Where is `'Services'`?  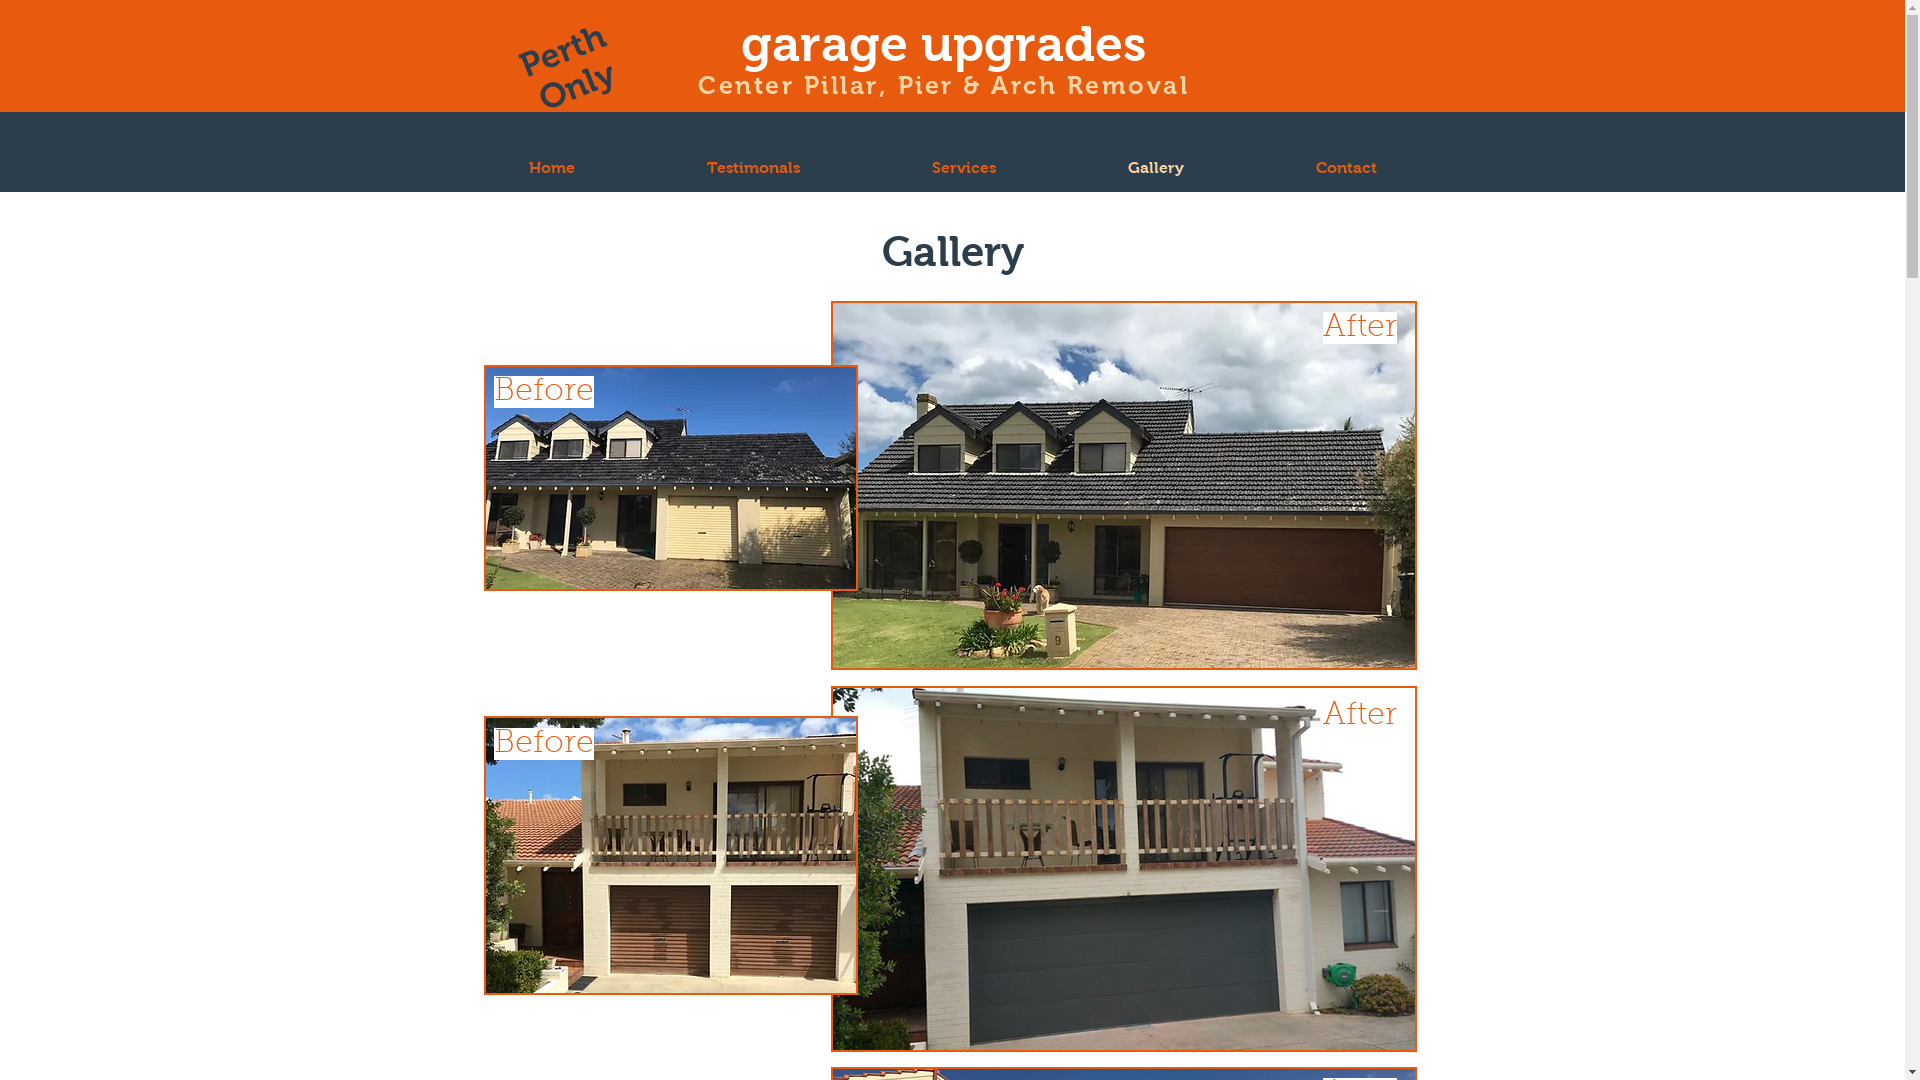 'Services' is located at coordinates (964, 166).